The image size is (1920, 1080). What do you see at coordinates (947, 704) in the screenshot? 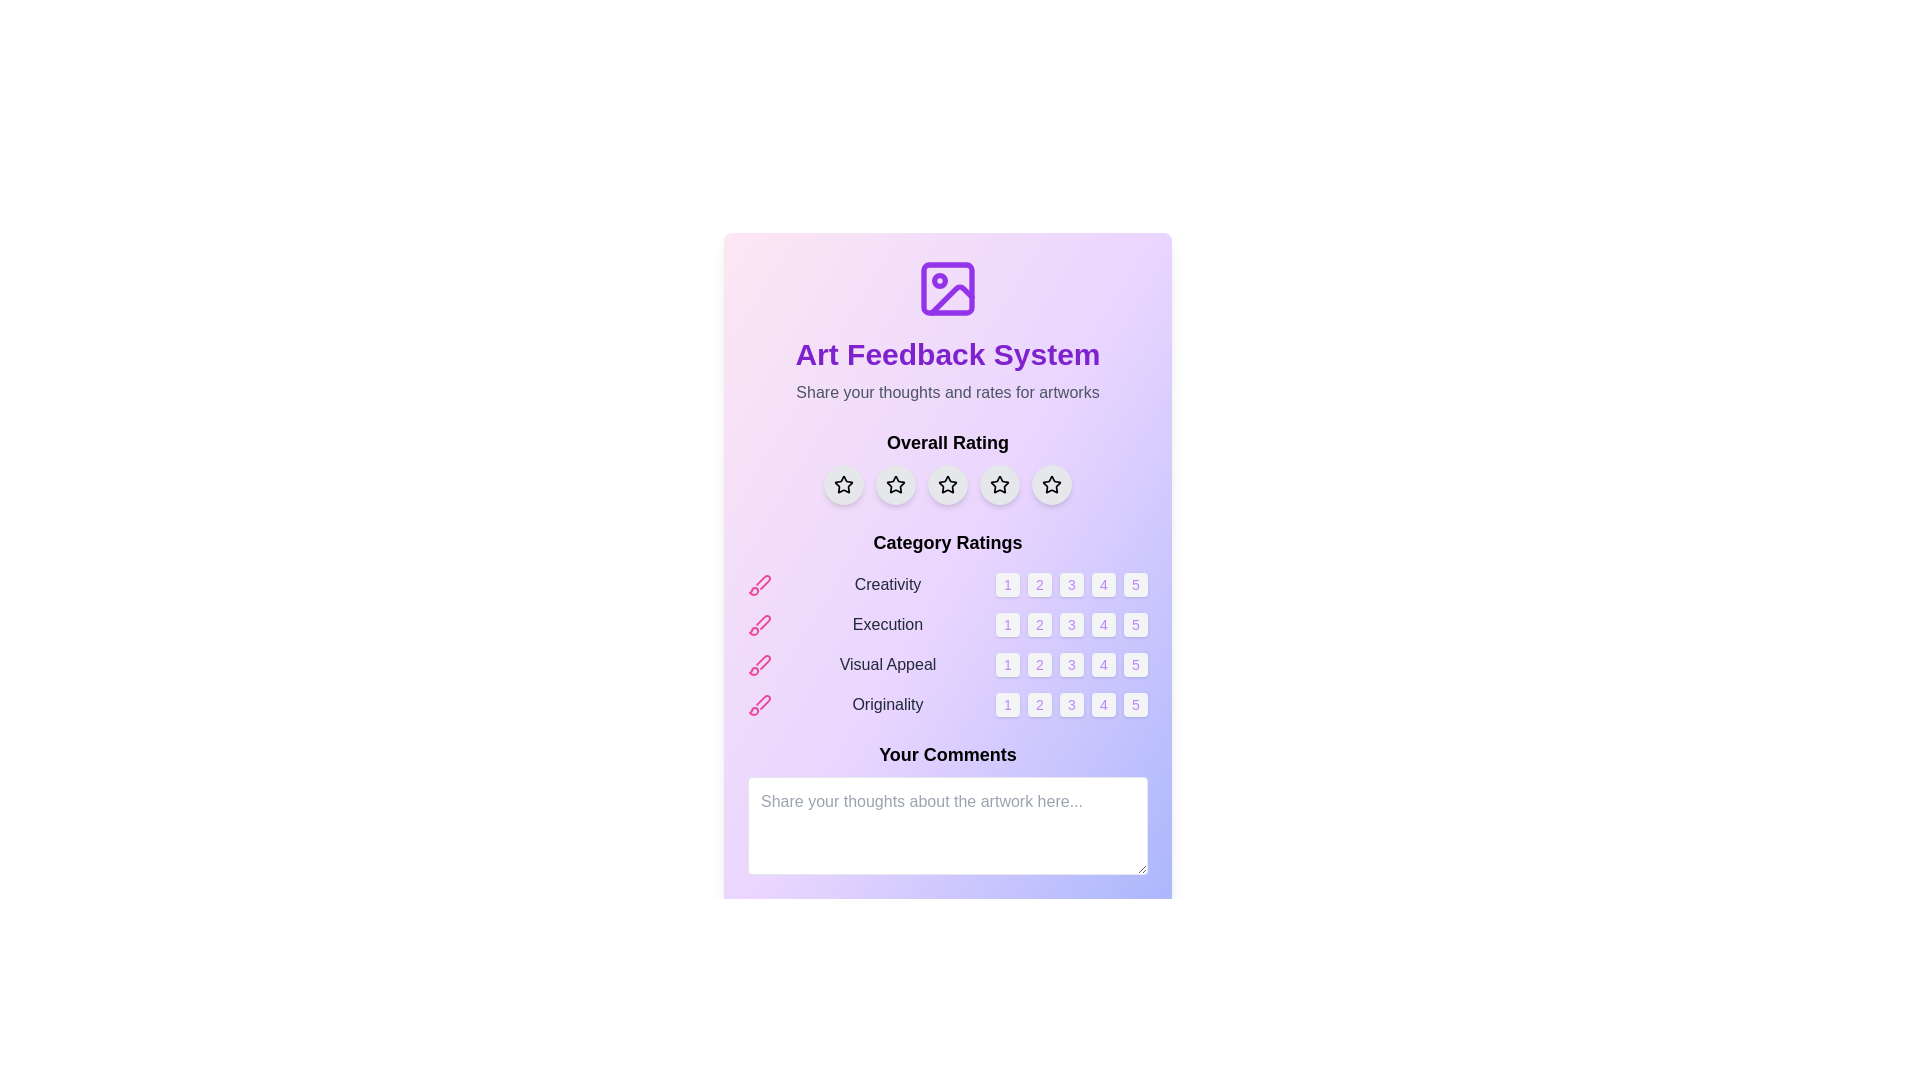
I see `the rating button for 'Originality' located beneath the 'Creativity', 'Execution', and 'Visual Appeal' entries` at bounding box center [947, 704].